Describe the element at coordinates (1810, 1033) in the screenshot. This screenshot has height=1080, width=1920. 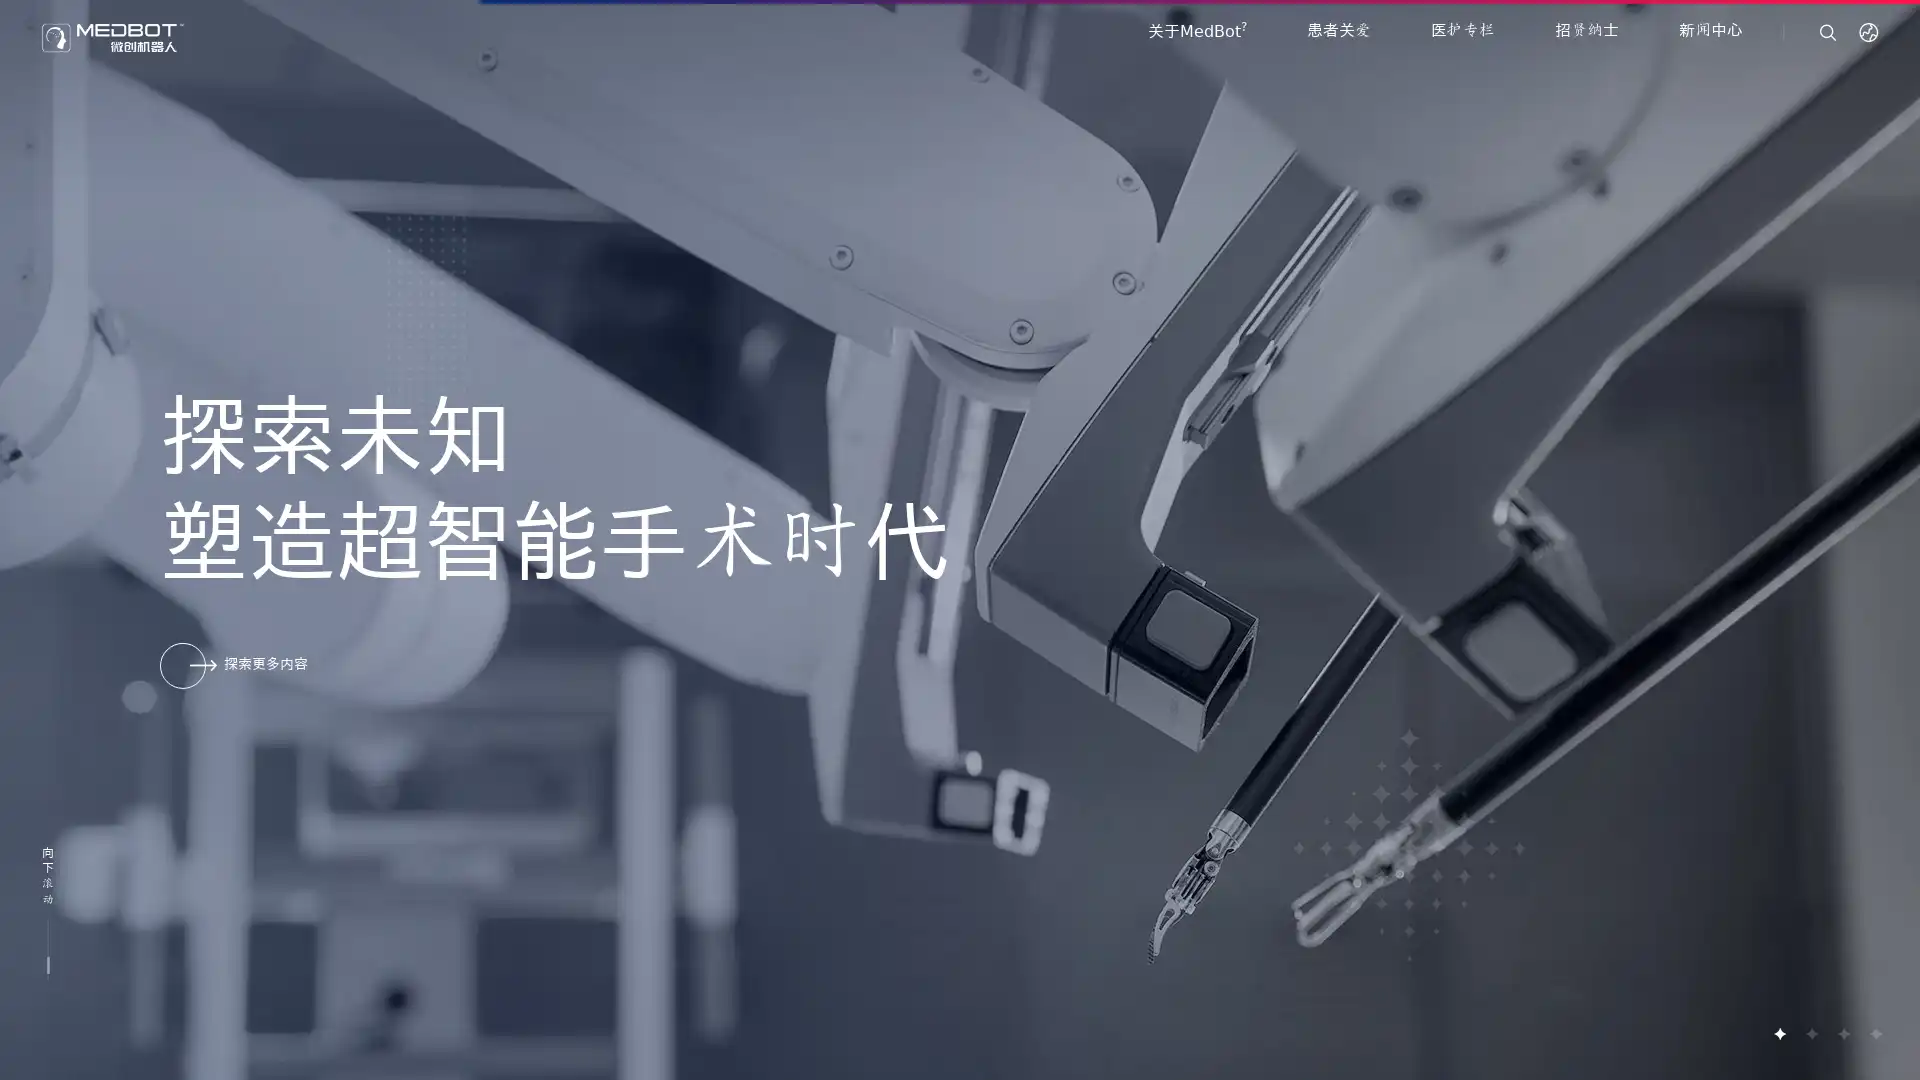
I see `Go to slide 2` at that location.